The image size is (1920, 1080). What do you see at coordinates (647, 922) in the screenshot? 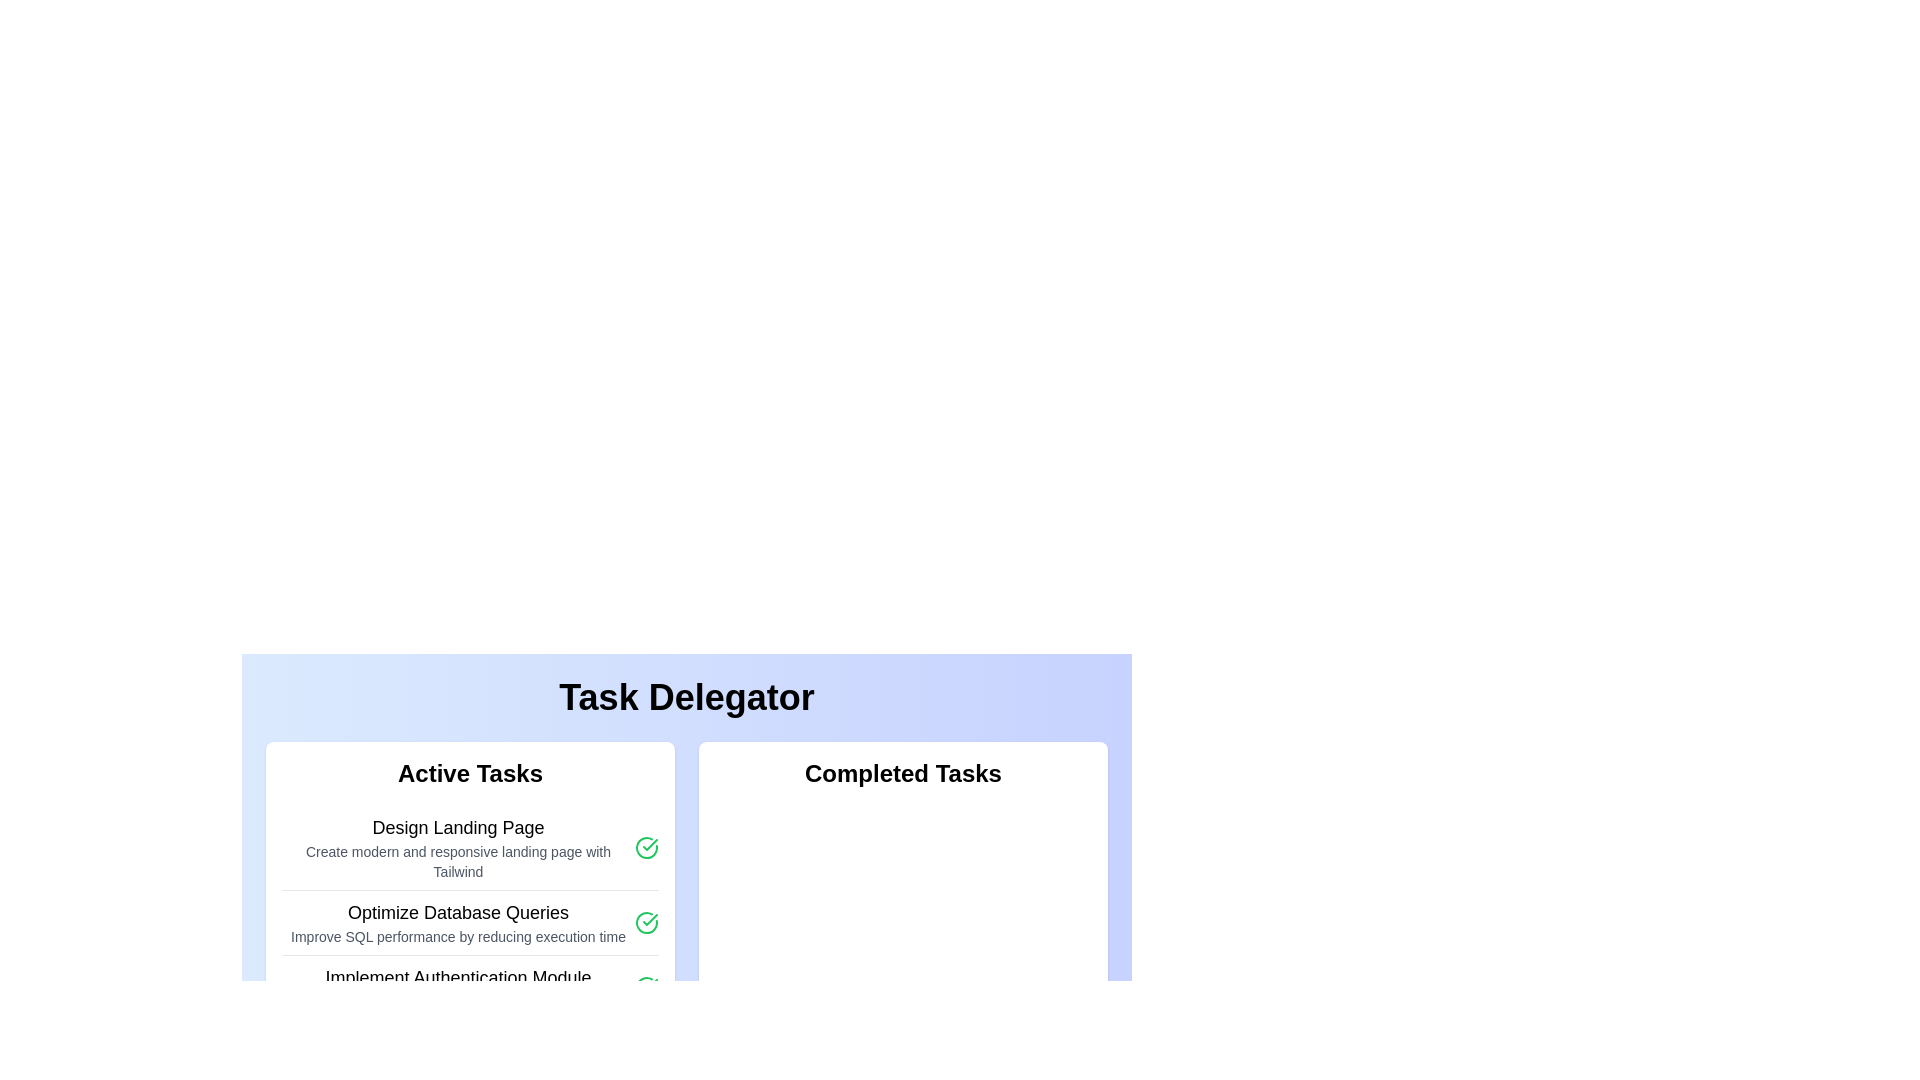
I see `the interactive status indicator icon located to the right of the text 'Optimize Database Queries' in the second row under the 'Active Tasks' column of the 'Task Delegator' section` at bounding box center [647, 922].